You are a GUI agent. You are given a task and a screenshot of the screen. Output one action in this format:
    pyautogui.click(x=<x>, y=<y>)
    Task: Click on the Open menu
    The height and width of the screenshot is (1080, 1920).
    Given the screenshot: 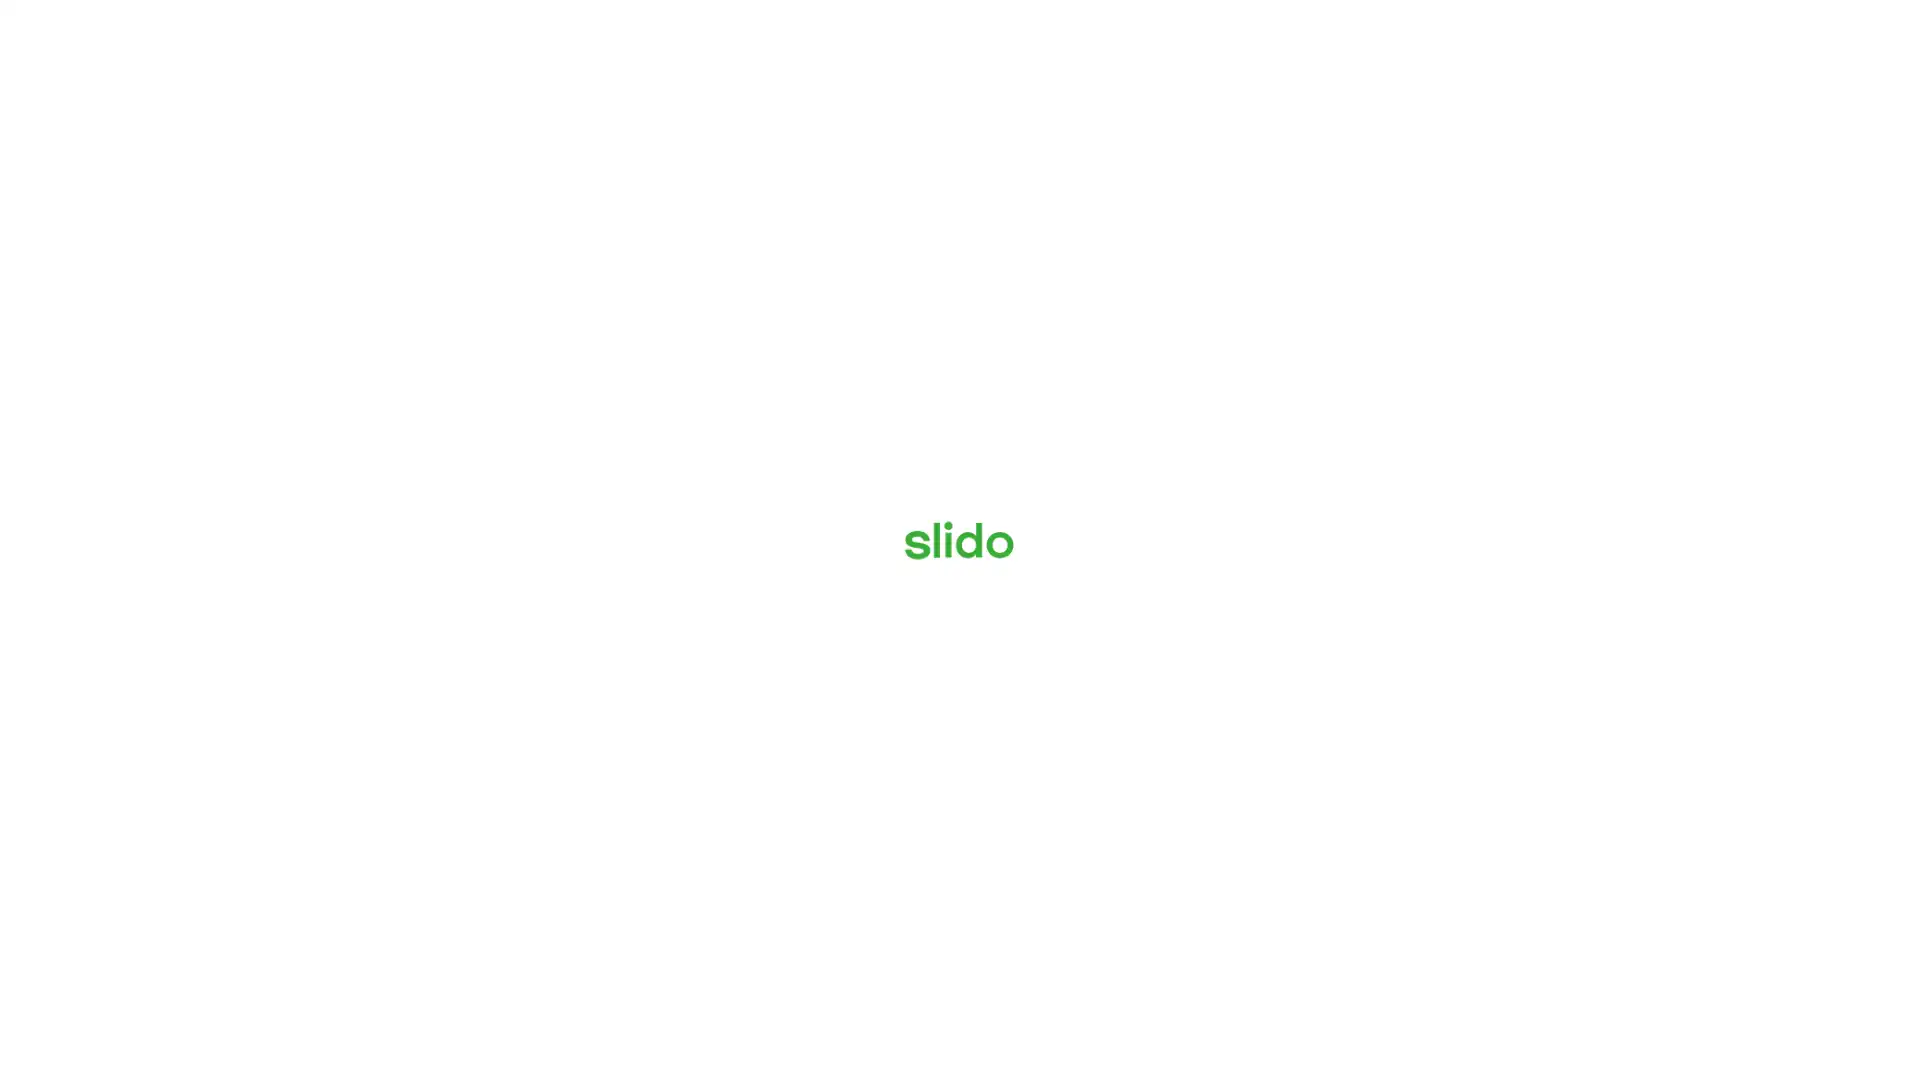 What is the action you would take?
    pyautogui.click(x=103, y=27)
    